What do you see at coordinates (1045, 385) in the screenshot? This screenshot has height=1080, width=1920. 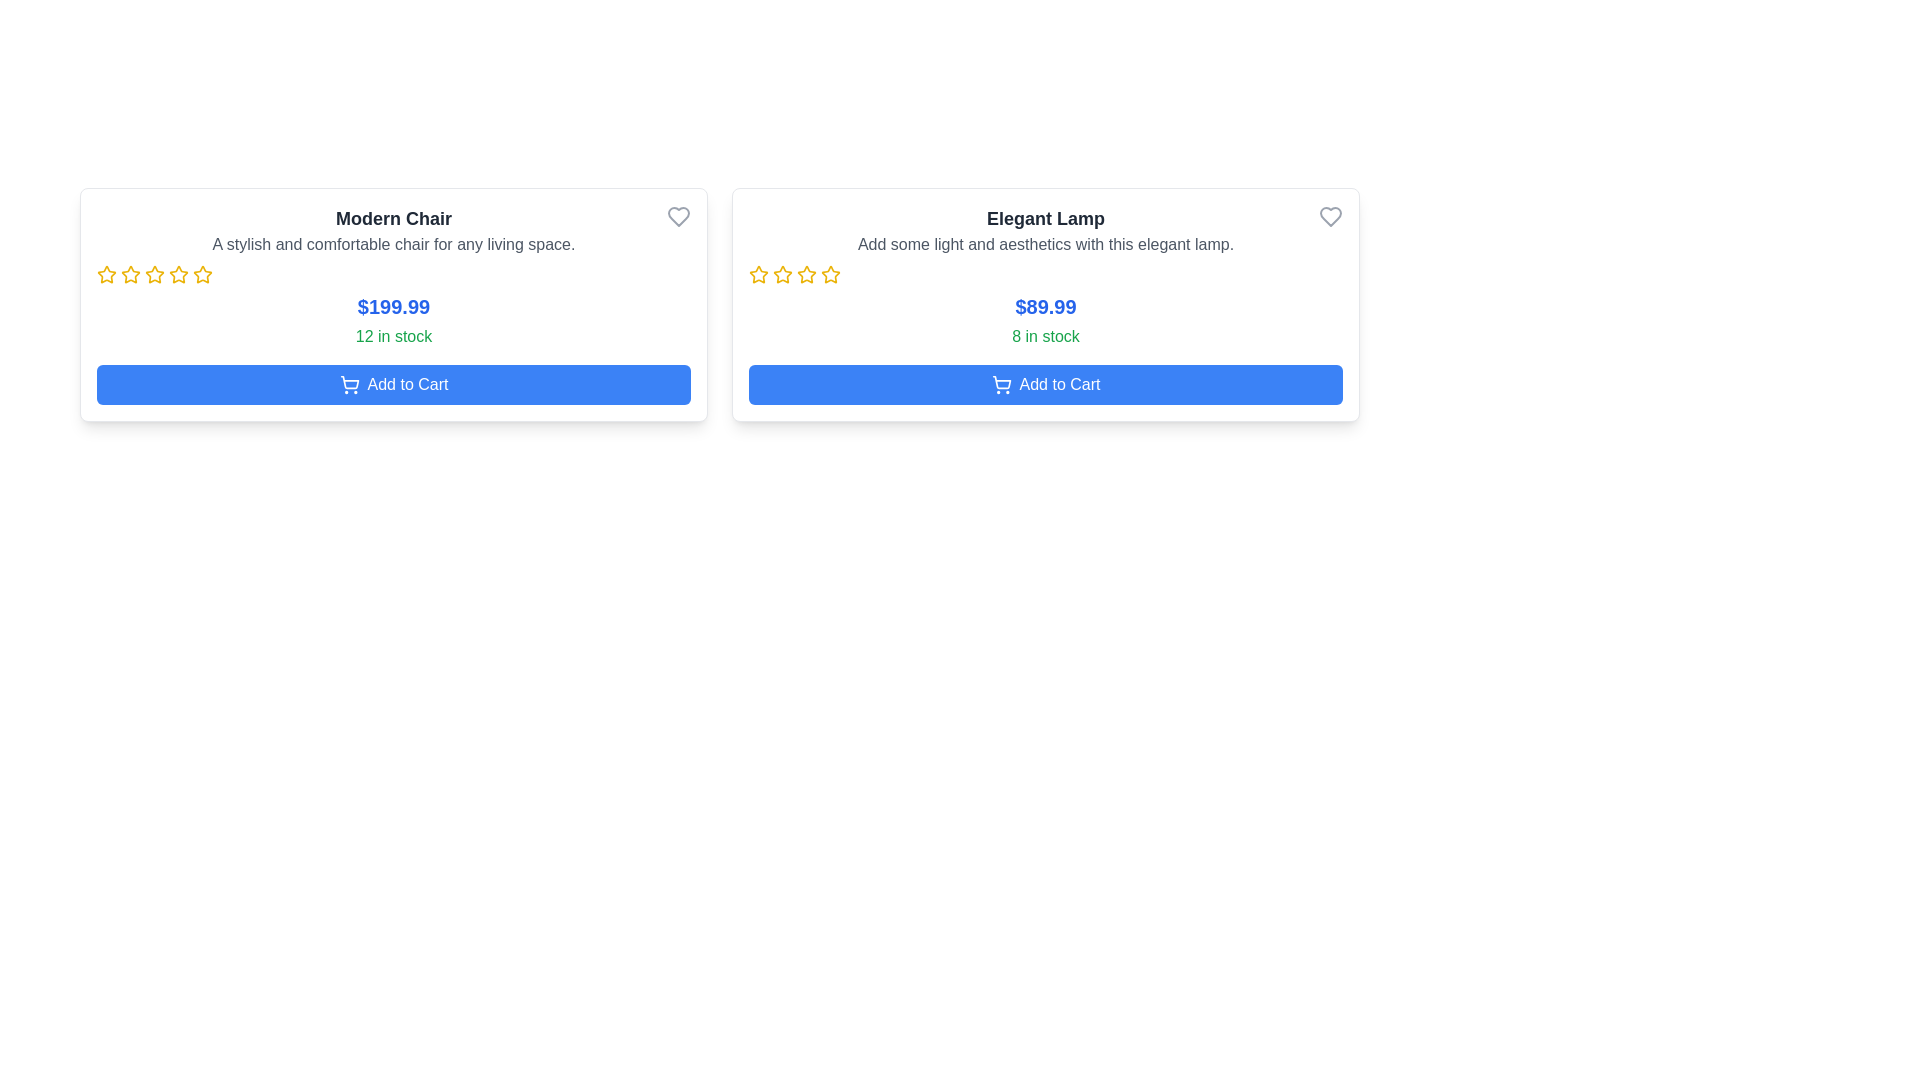 I see `the 'Add to Cart' button with a vibrant blue background and white text, located beneath '8 in stock' in the 'Elegant Lamp' card` at bounding box center [1045, 385].